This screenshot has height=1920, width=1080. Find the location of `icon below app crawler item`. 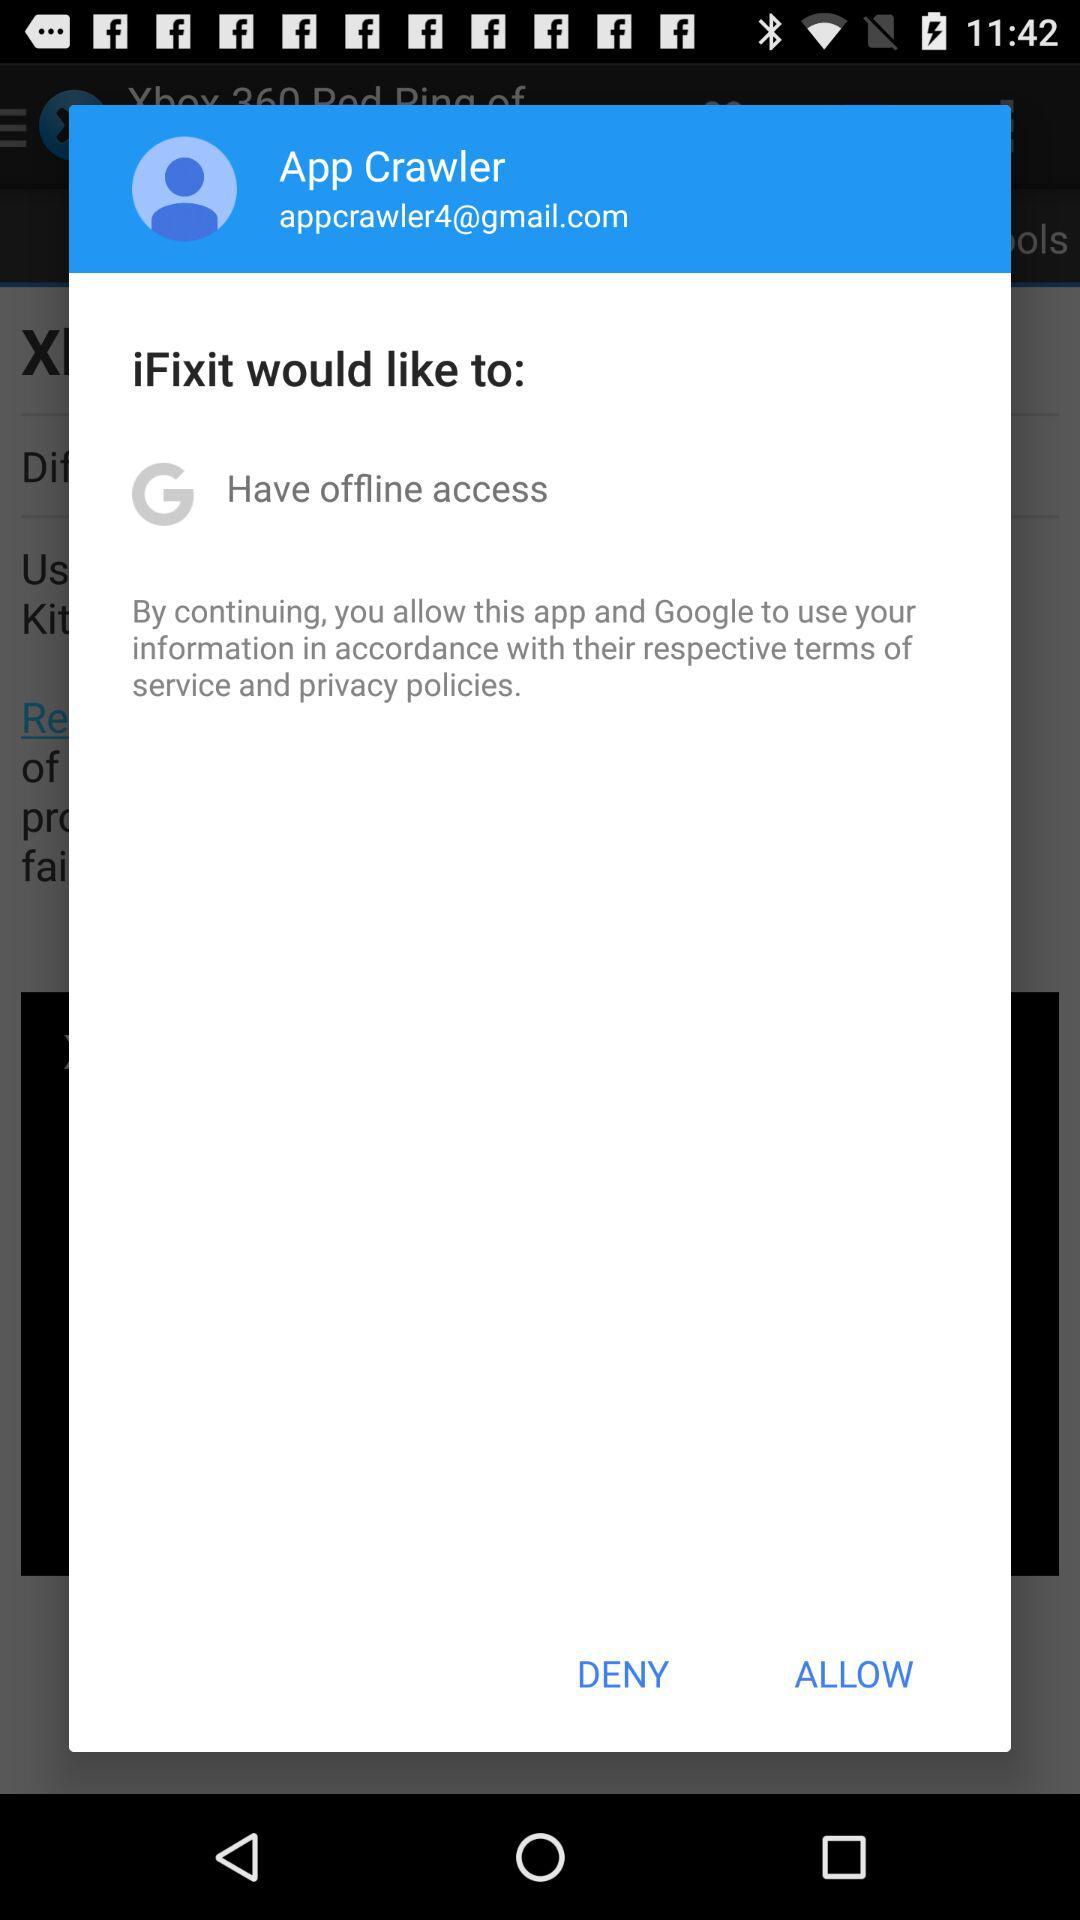

icon below app crawler item is located at coordinates (454, 214).